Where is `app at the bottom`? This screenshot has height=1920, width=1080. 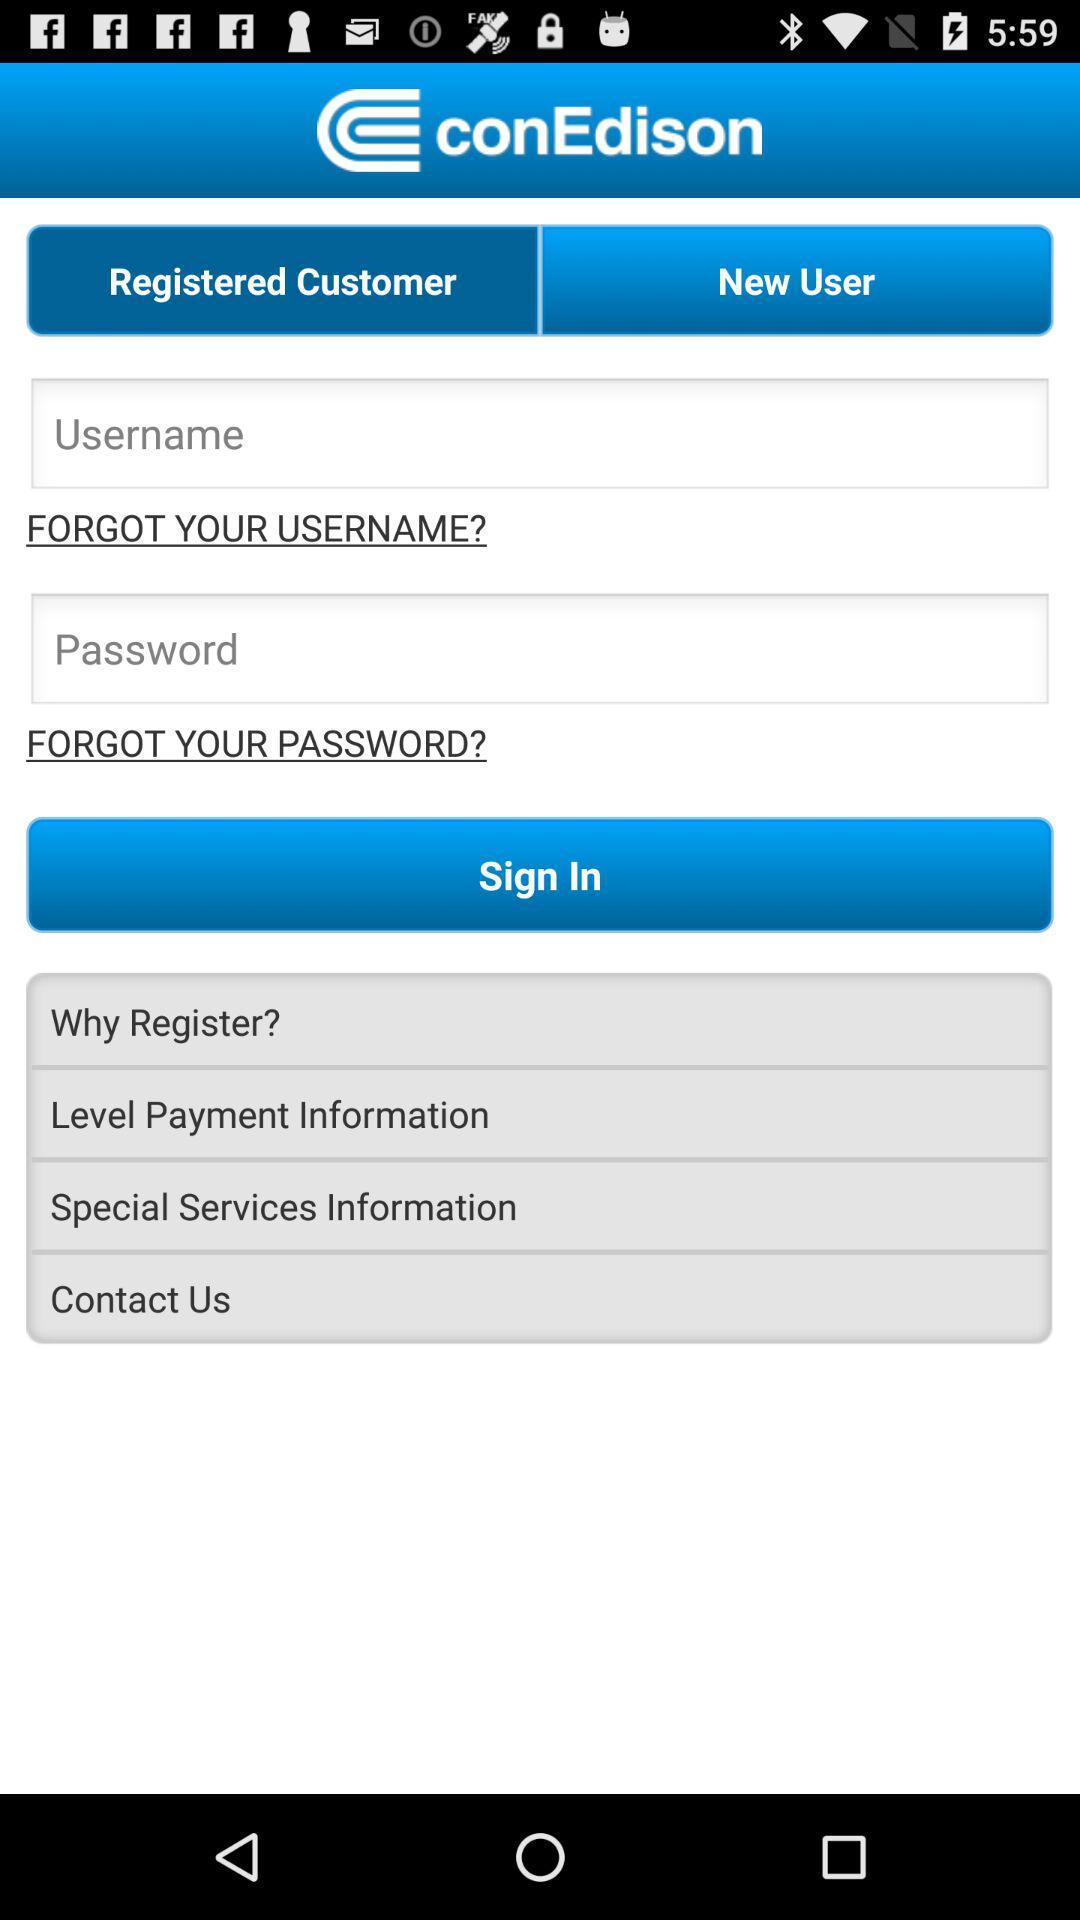
app at the bottom is located at coordinates (540, 1298).